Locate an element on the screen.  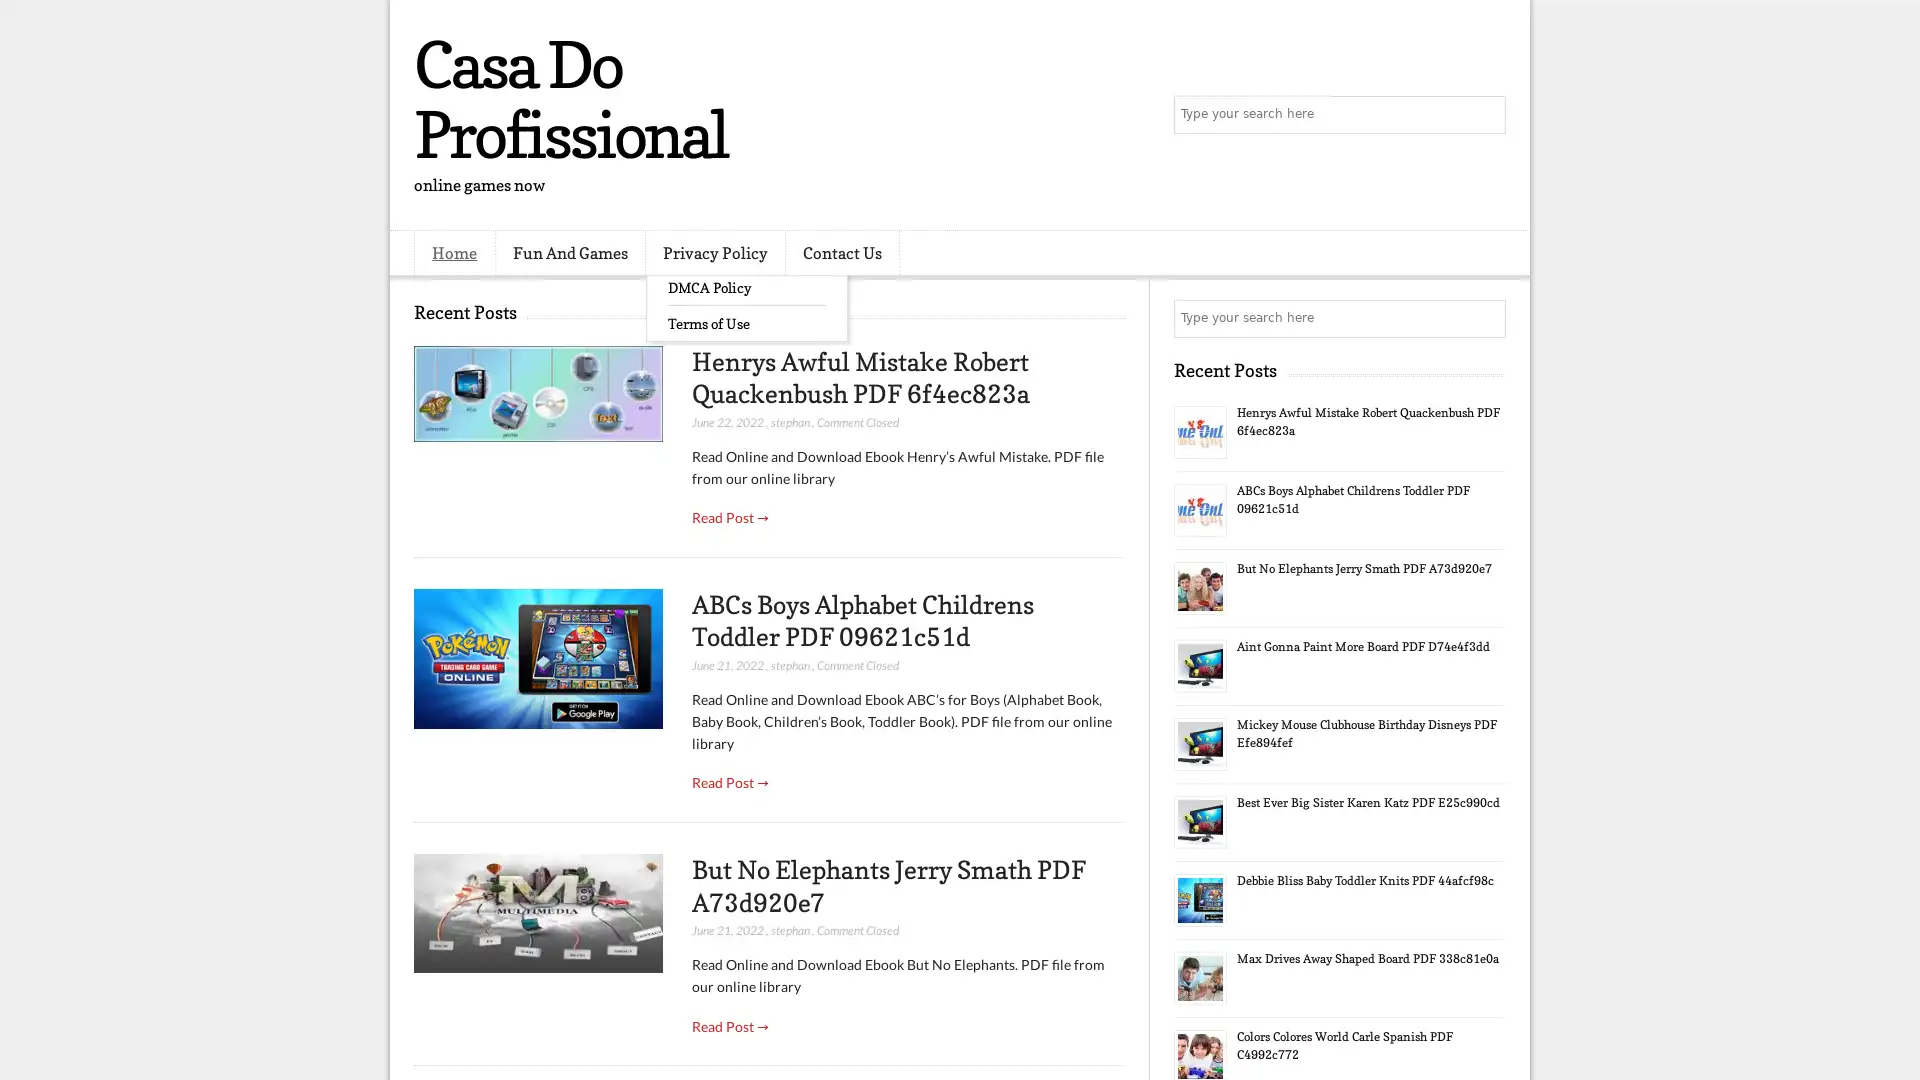
Search is located at coordinates (1485, 318).